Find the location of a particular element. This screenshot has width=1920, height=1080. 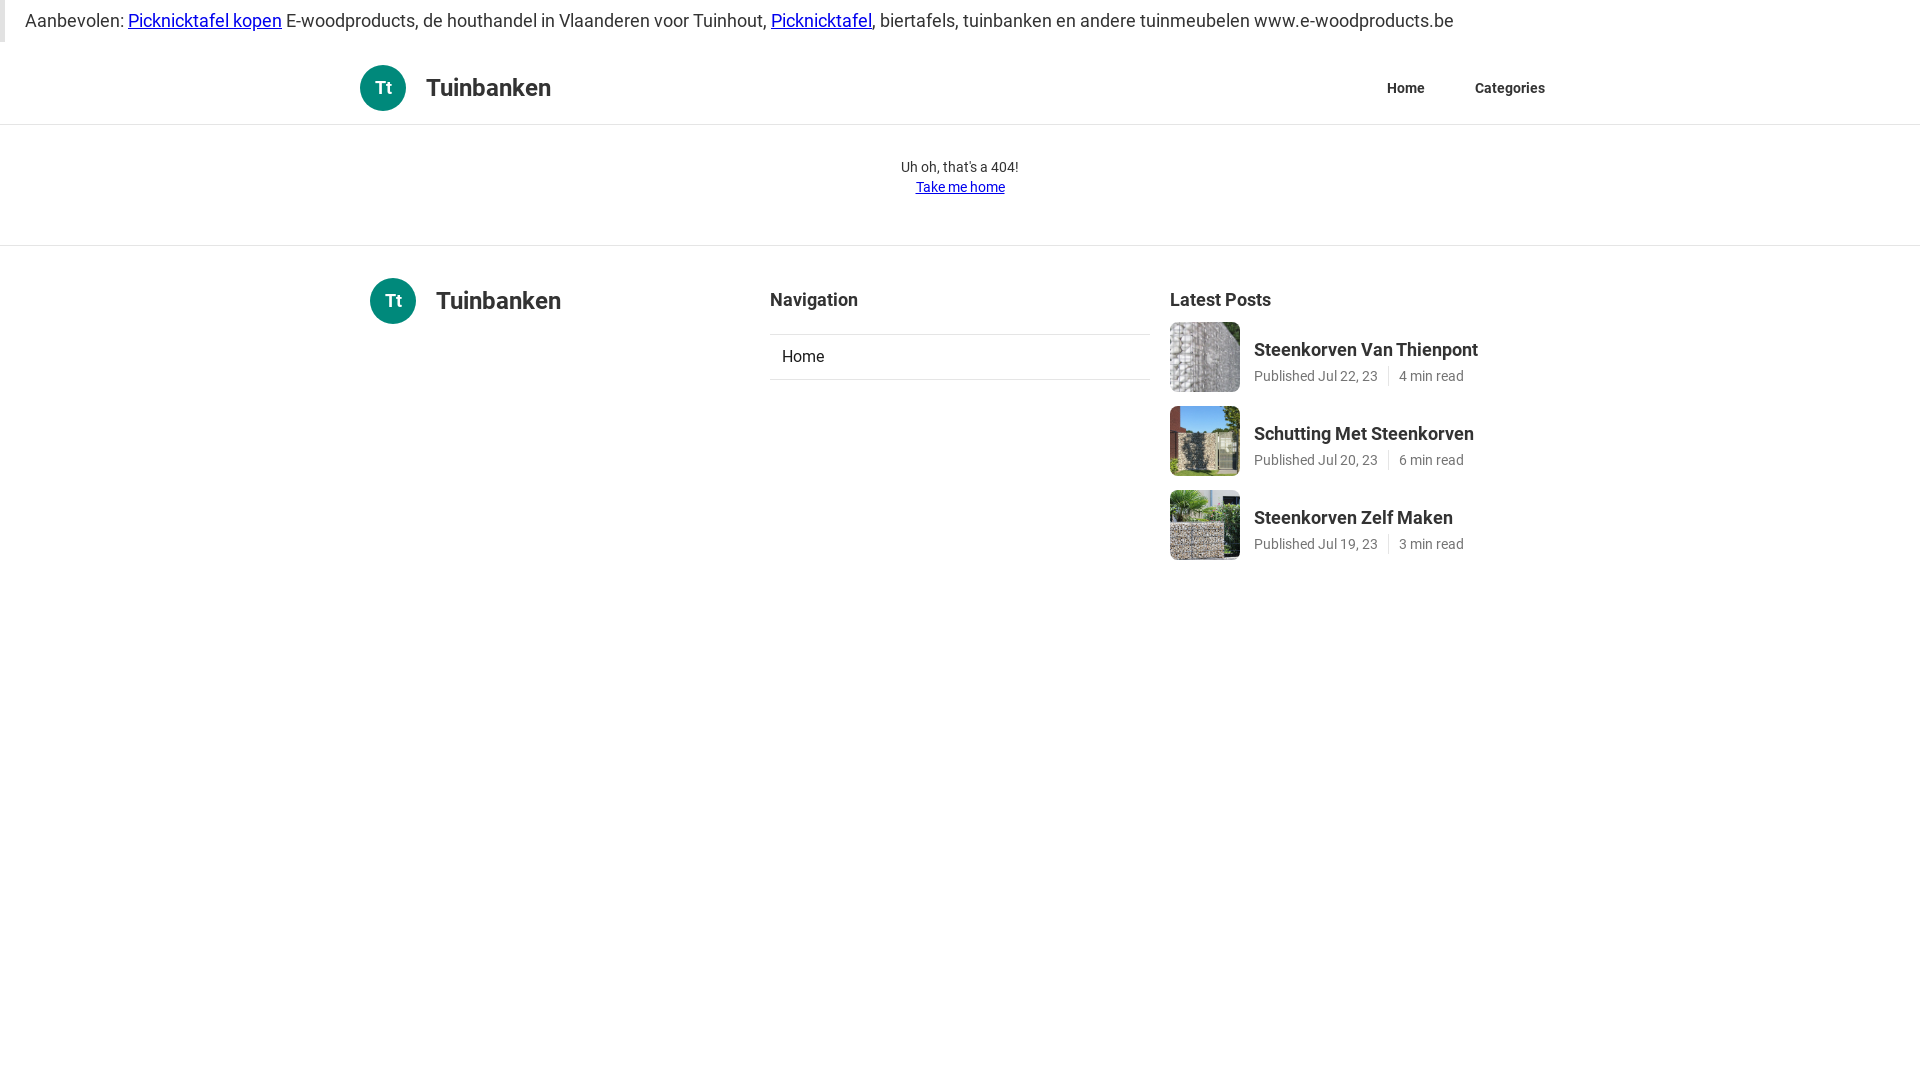

'Take me home' is located at coordinates (960, 186).